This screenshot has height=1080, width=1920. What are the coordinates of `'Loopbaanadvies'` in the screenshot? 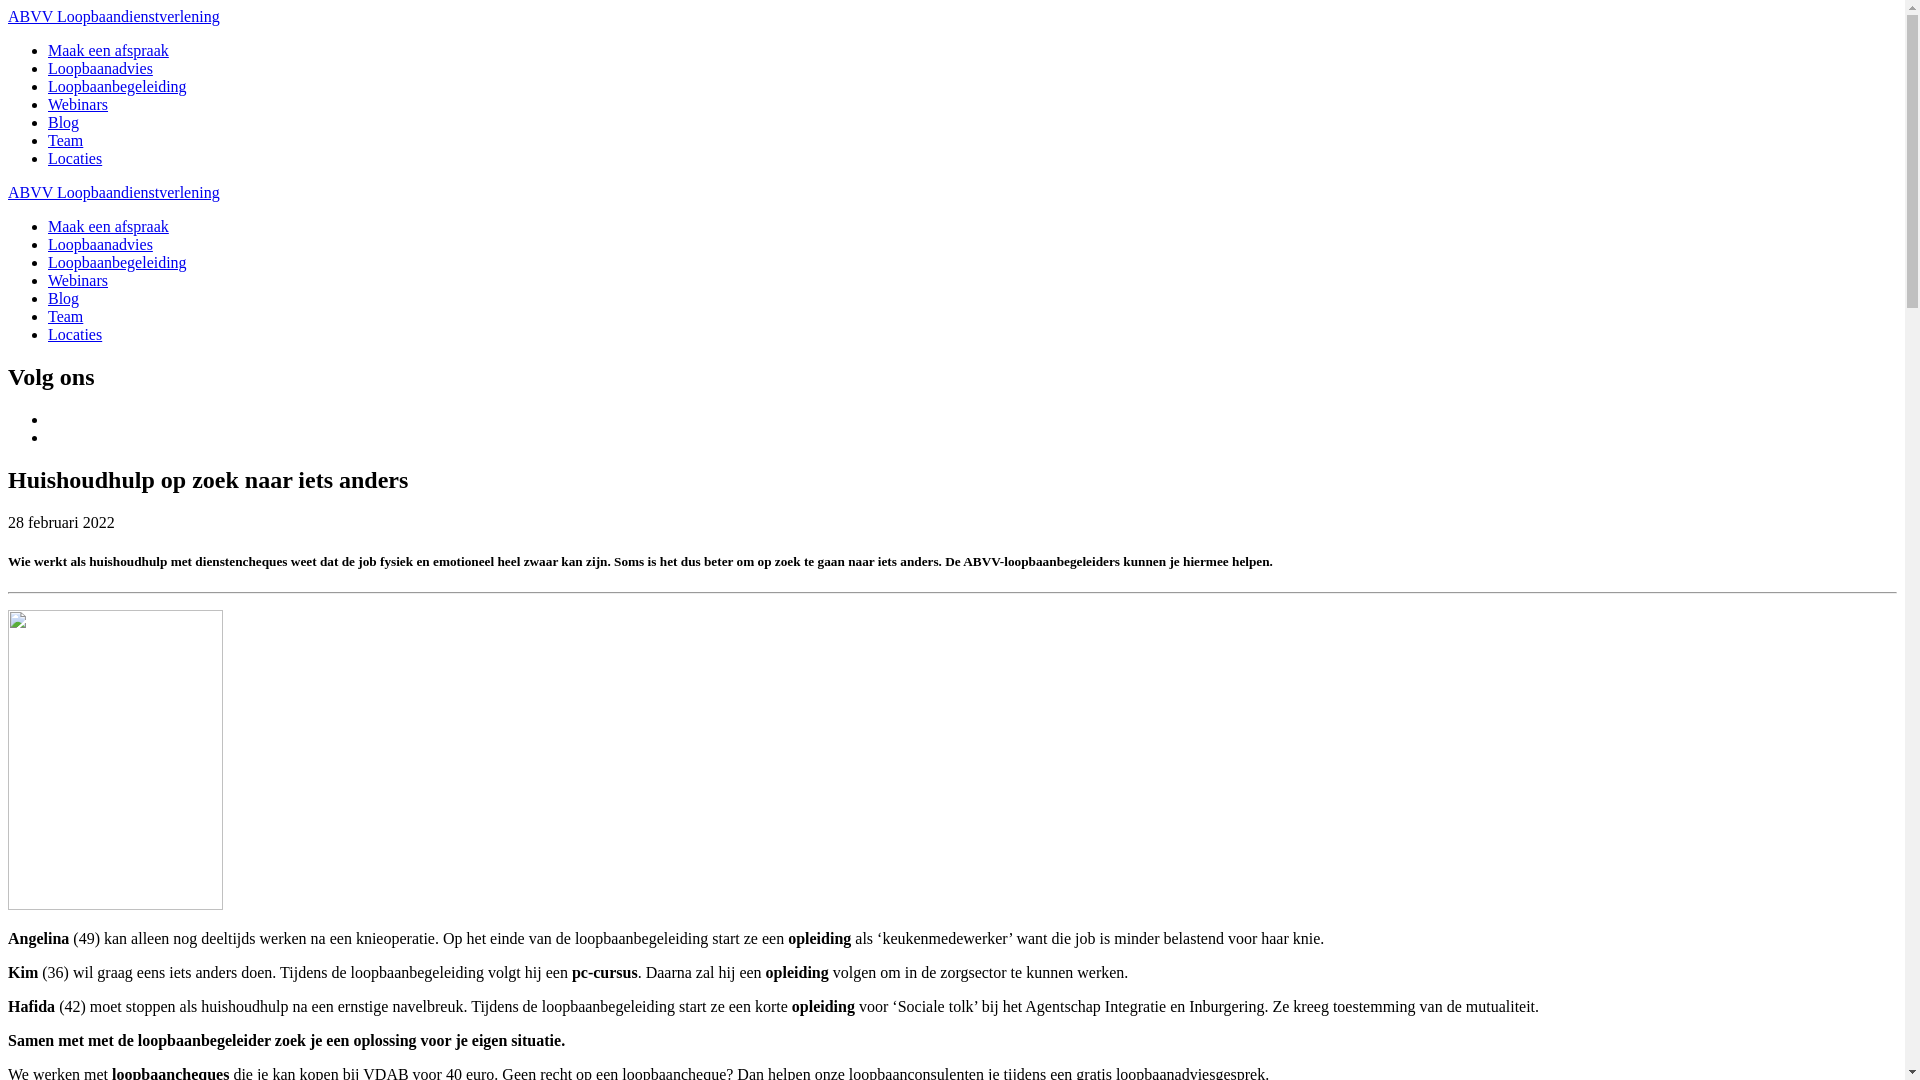 It's located at (99, 243).